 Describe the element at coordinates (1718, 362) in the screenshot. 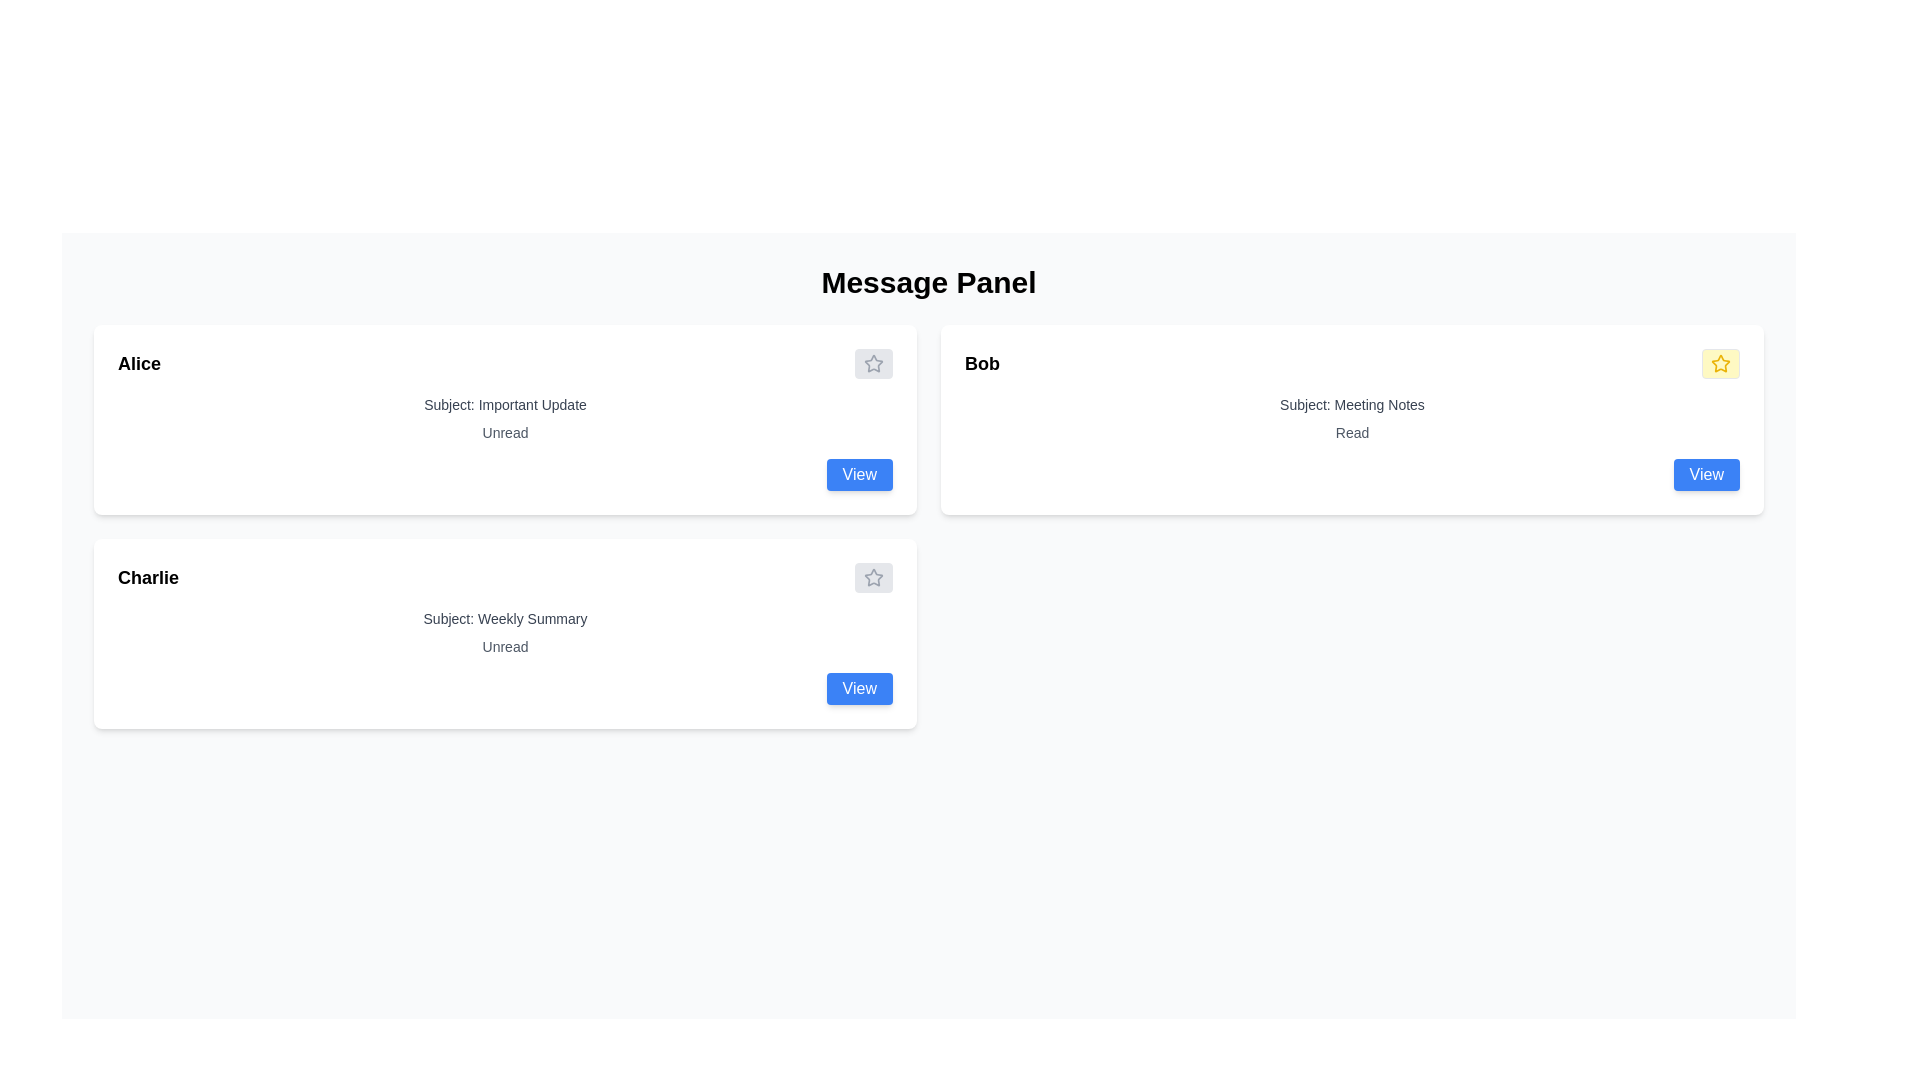

I see `the yellow star icon located in the top-right corner of the message card labeled 'Bob' to mark or unmark it as favorite` at that location.